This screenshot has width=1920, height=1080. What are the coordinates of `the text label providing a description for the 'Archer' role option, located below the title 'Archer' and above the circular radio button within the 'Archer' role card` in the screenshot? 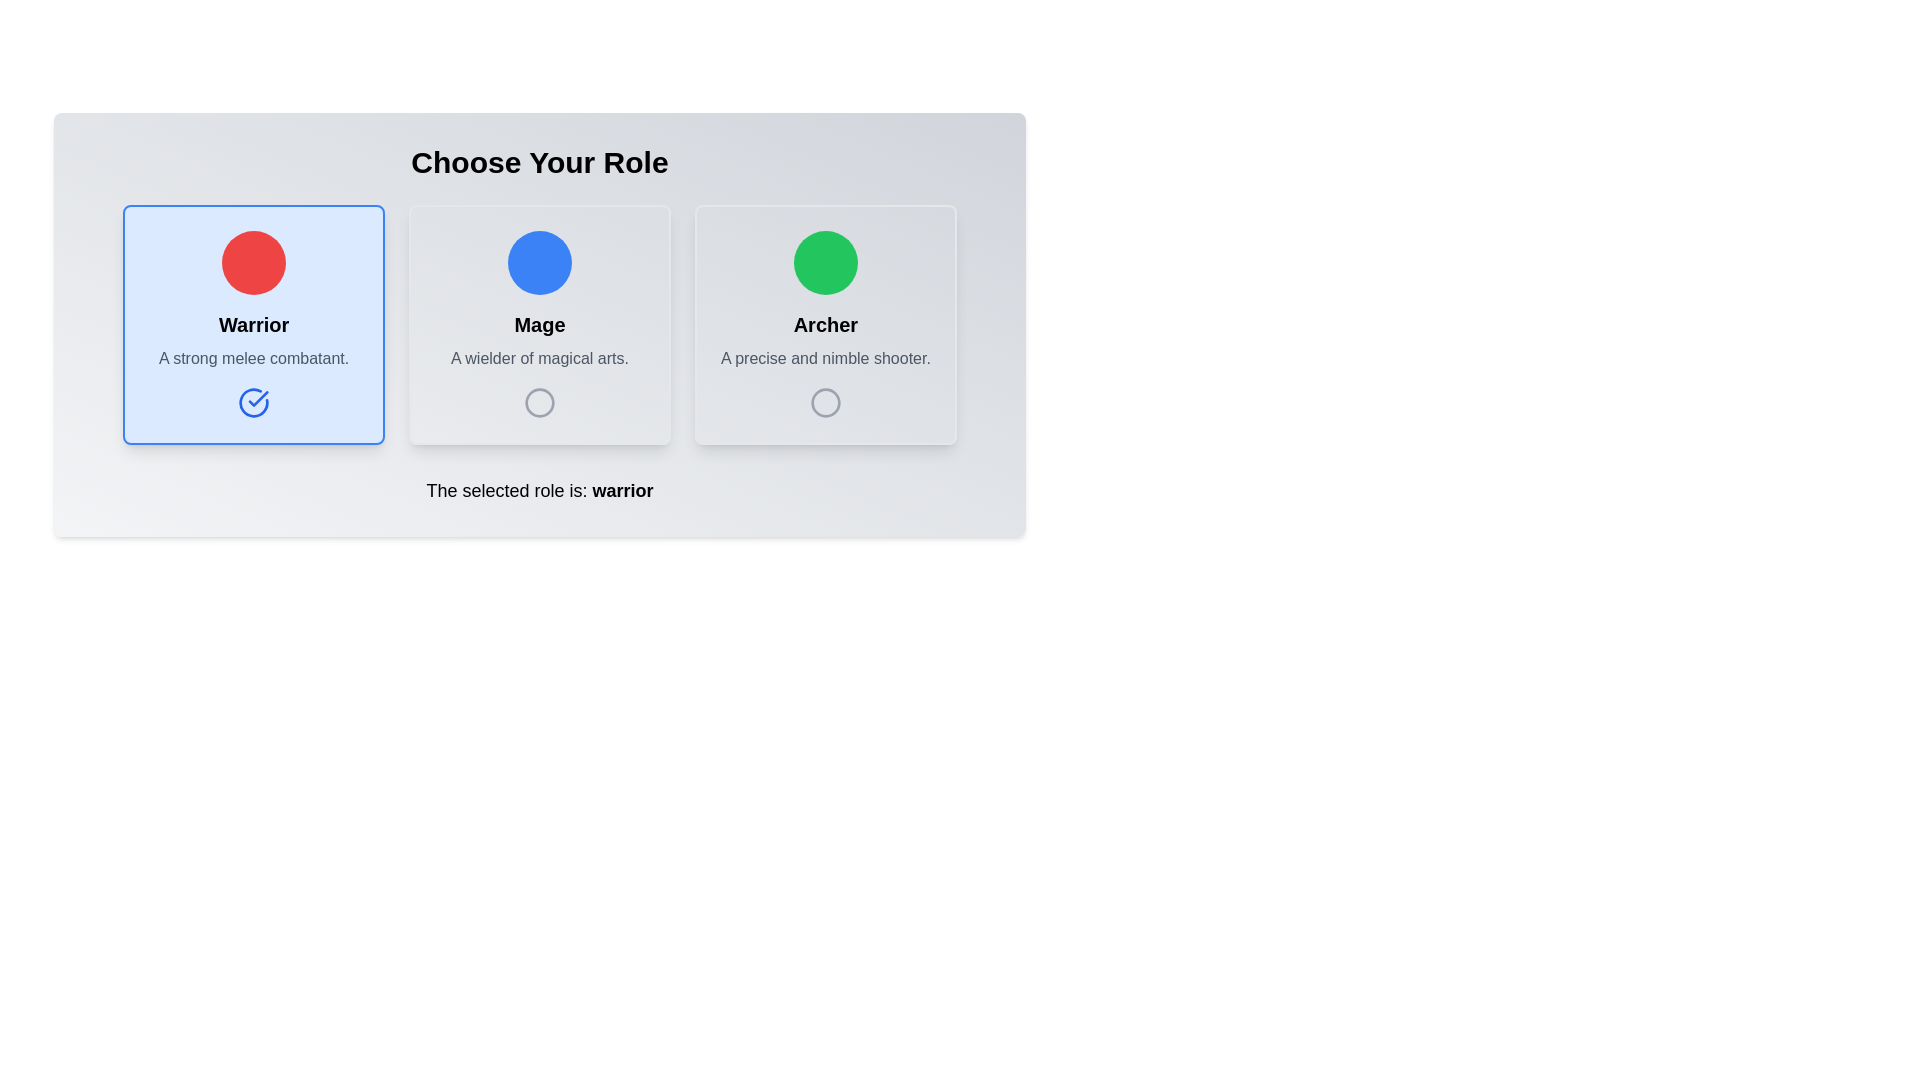 It's located at (825, 357).